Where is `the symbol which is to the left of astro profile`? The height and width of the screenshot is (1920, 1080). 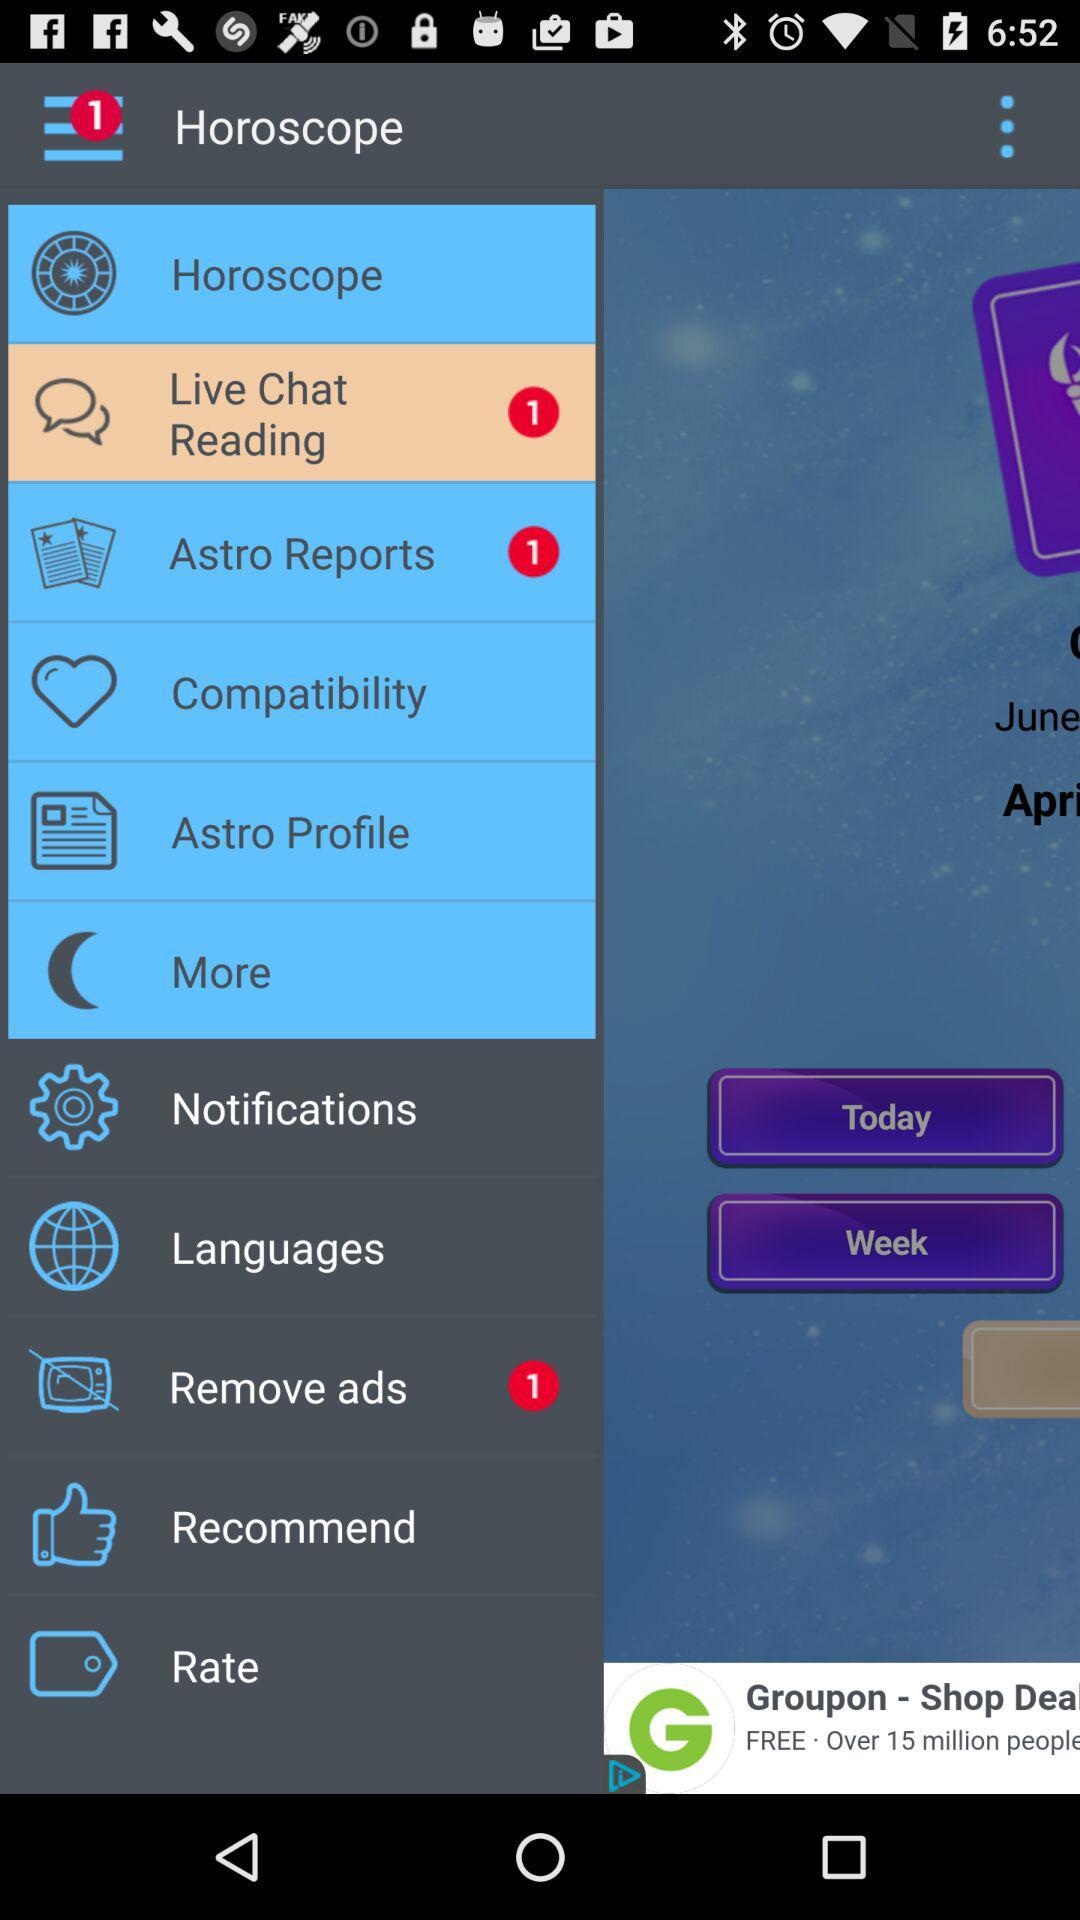 the symbol which is to the left of astro profile is located at coordinates (72, 830).